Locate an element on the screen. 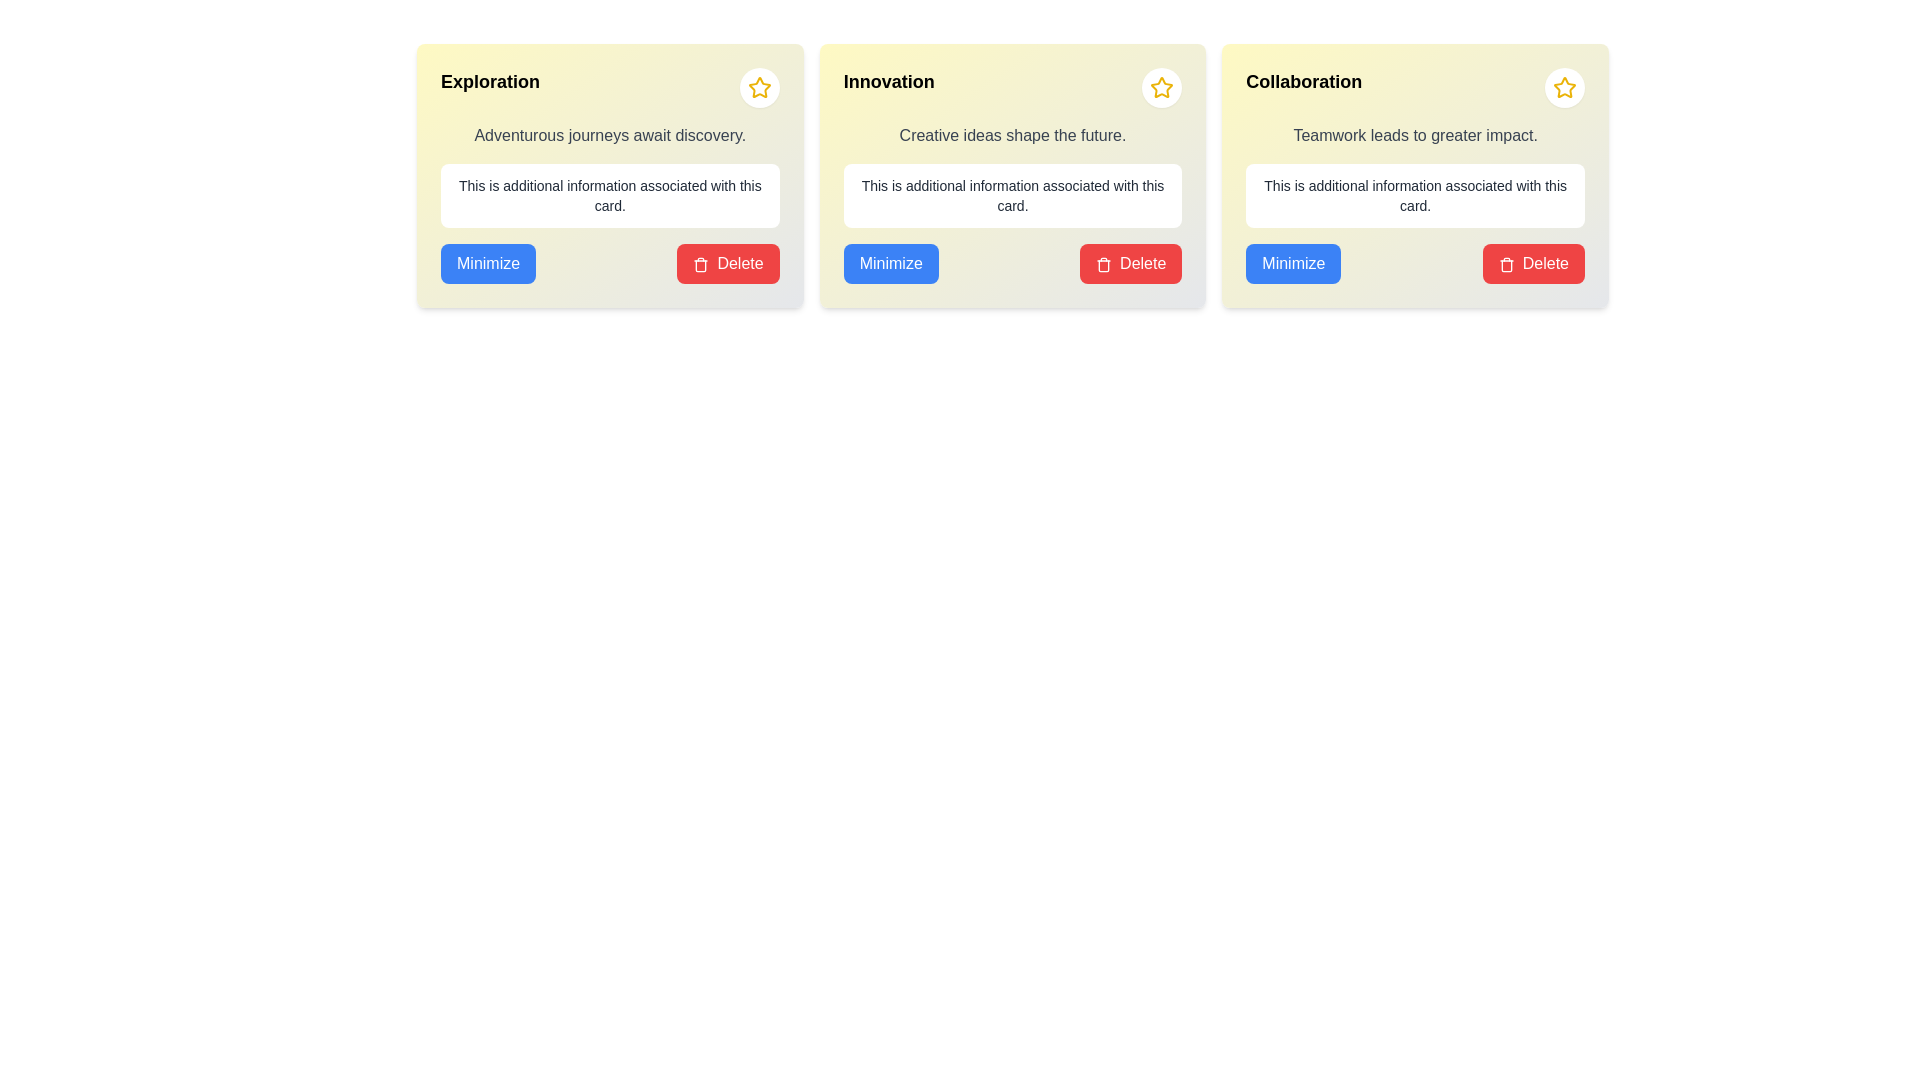 The height and width of the screenshot is (1080, 1920). the blue 'Minimize' button located within the 'Collaboration' card is located at coordinates (1293, 262).